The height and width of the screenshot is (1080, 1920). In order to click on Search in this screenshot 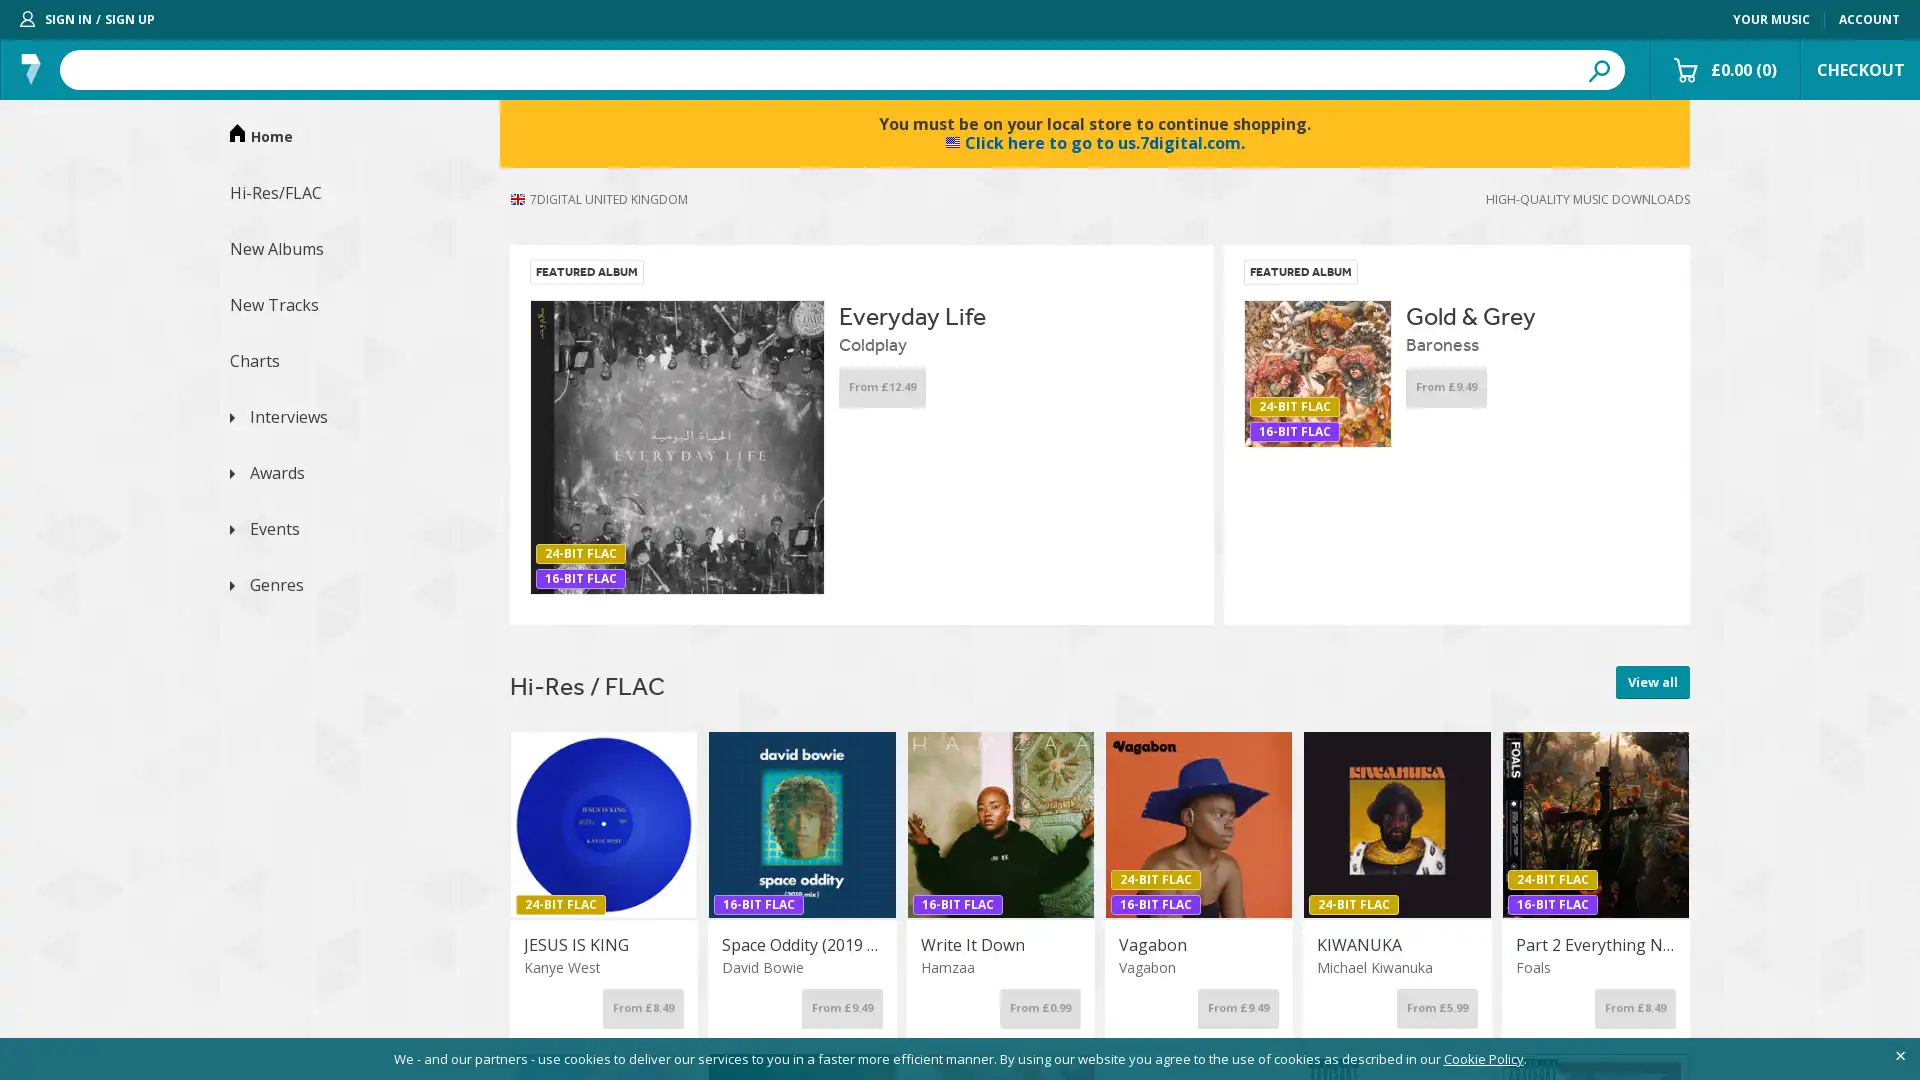, I will do `click(1597, 68)`.